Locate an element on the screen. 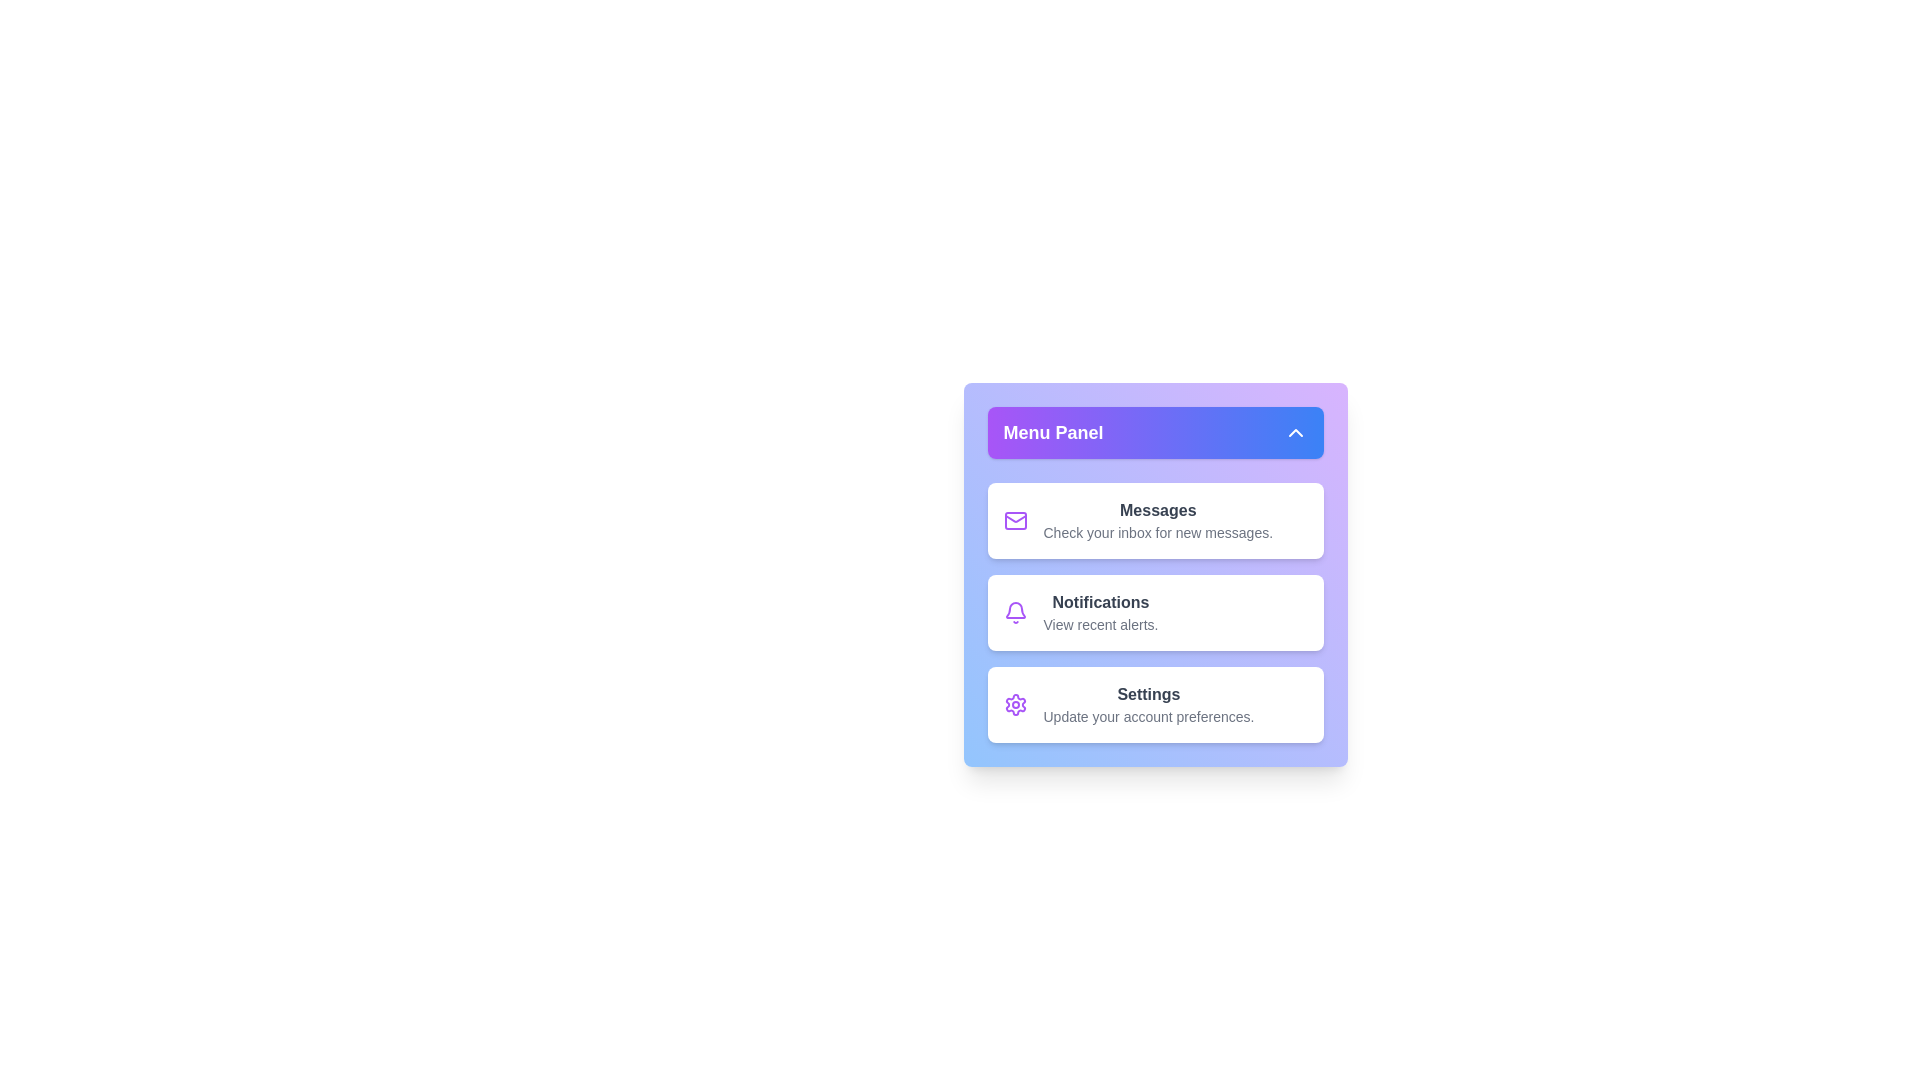 Image resolution: width=1920 pixels, height=1080 pixels. the menu item labeled 'Notifications' to highlight it is located at coordinates (1155, 612).